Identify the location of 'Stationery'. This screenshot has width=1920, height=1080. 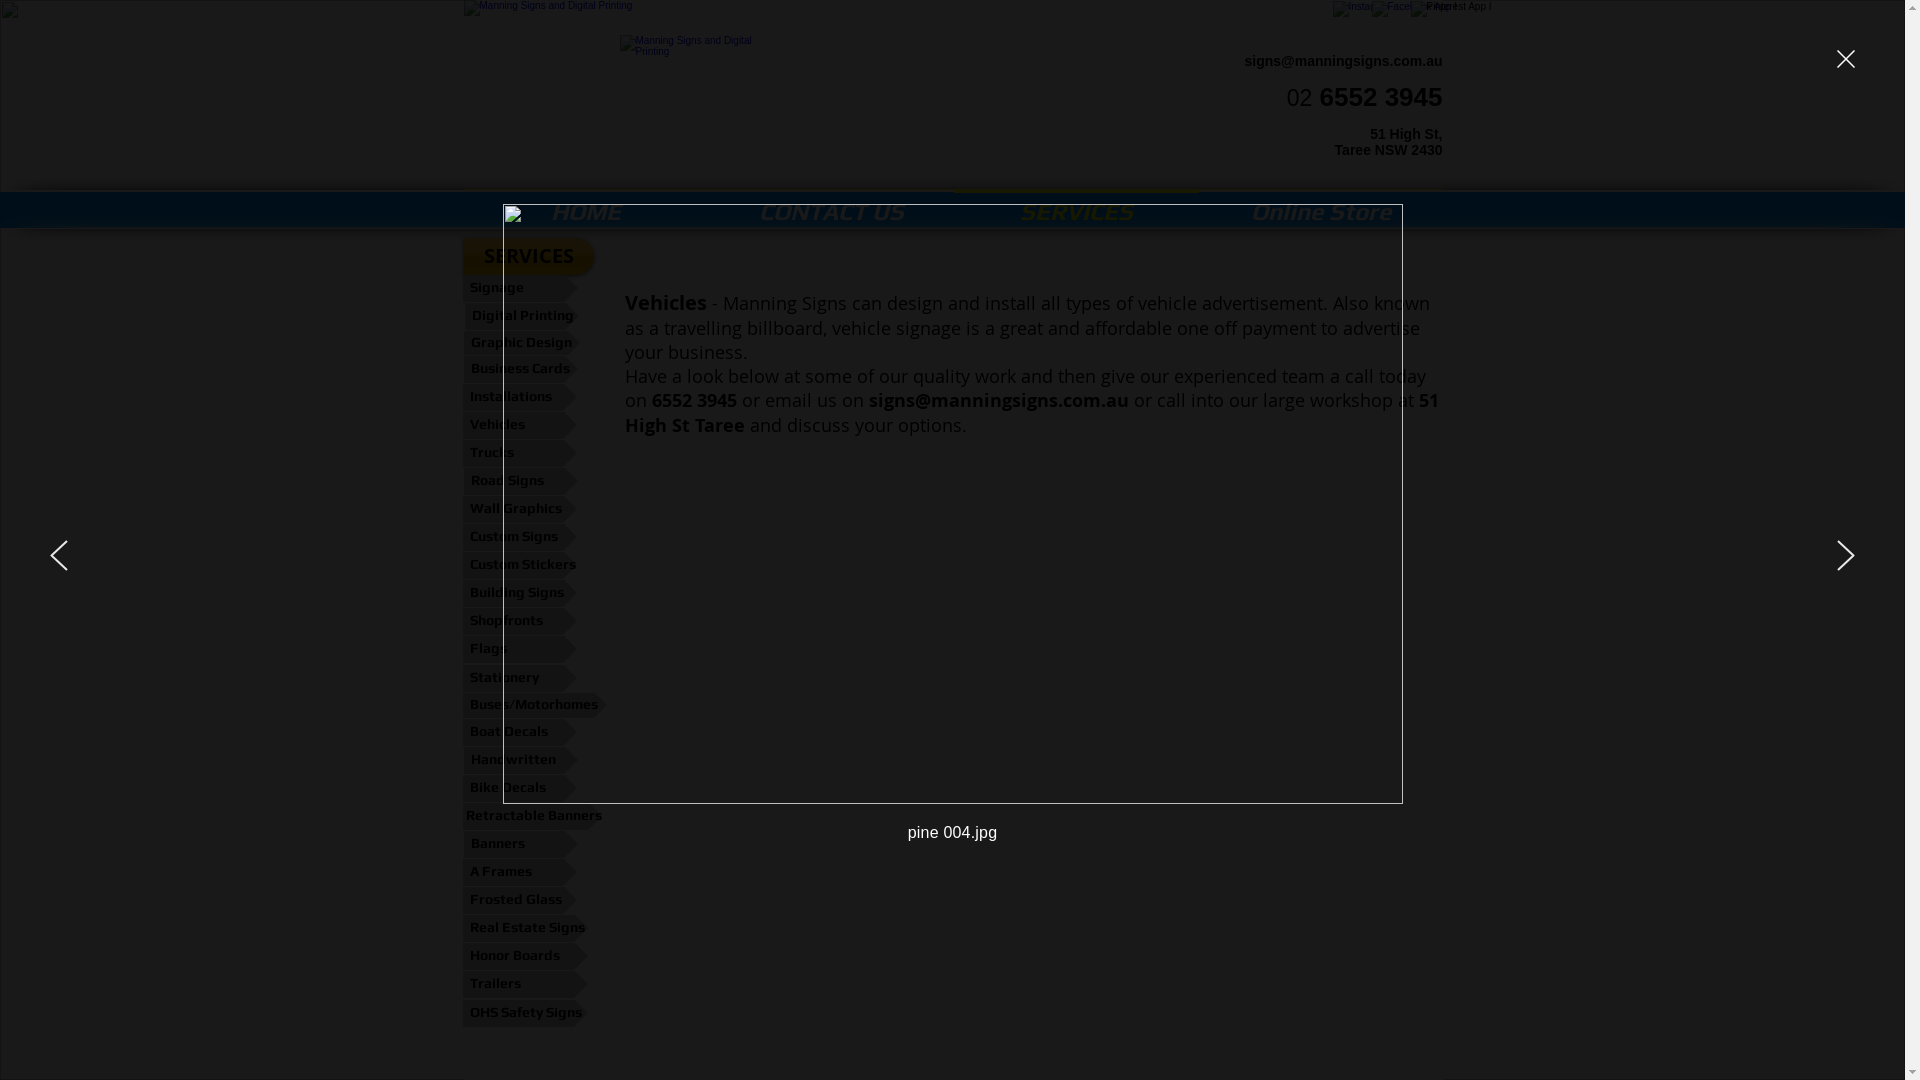
(518, 676).